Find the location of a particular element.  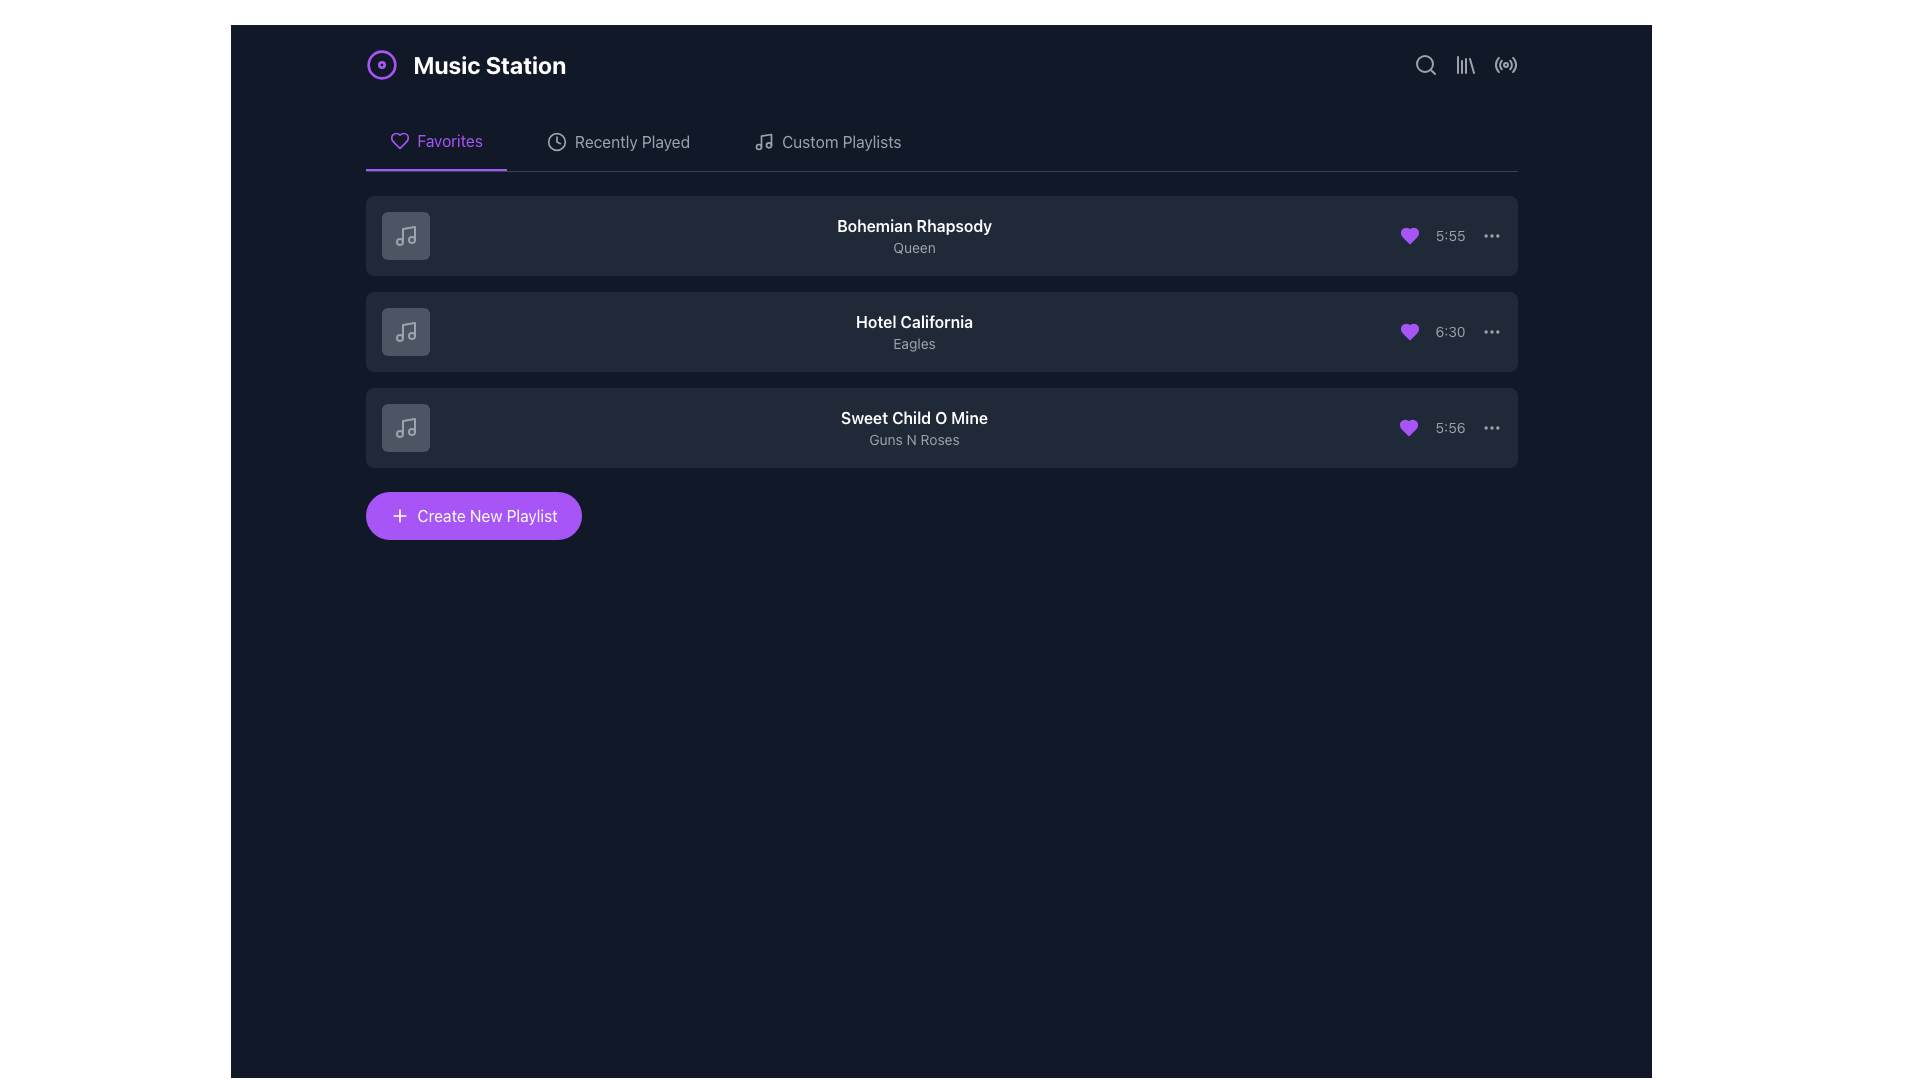

the first square icon on the left in the first row of the music list, which features a rounded background and a centered music note symbol is located at coordinates (404, 234).